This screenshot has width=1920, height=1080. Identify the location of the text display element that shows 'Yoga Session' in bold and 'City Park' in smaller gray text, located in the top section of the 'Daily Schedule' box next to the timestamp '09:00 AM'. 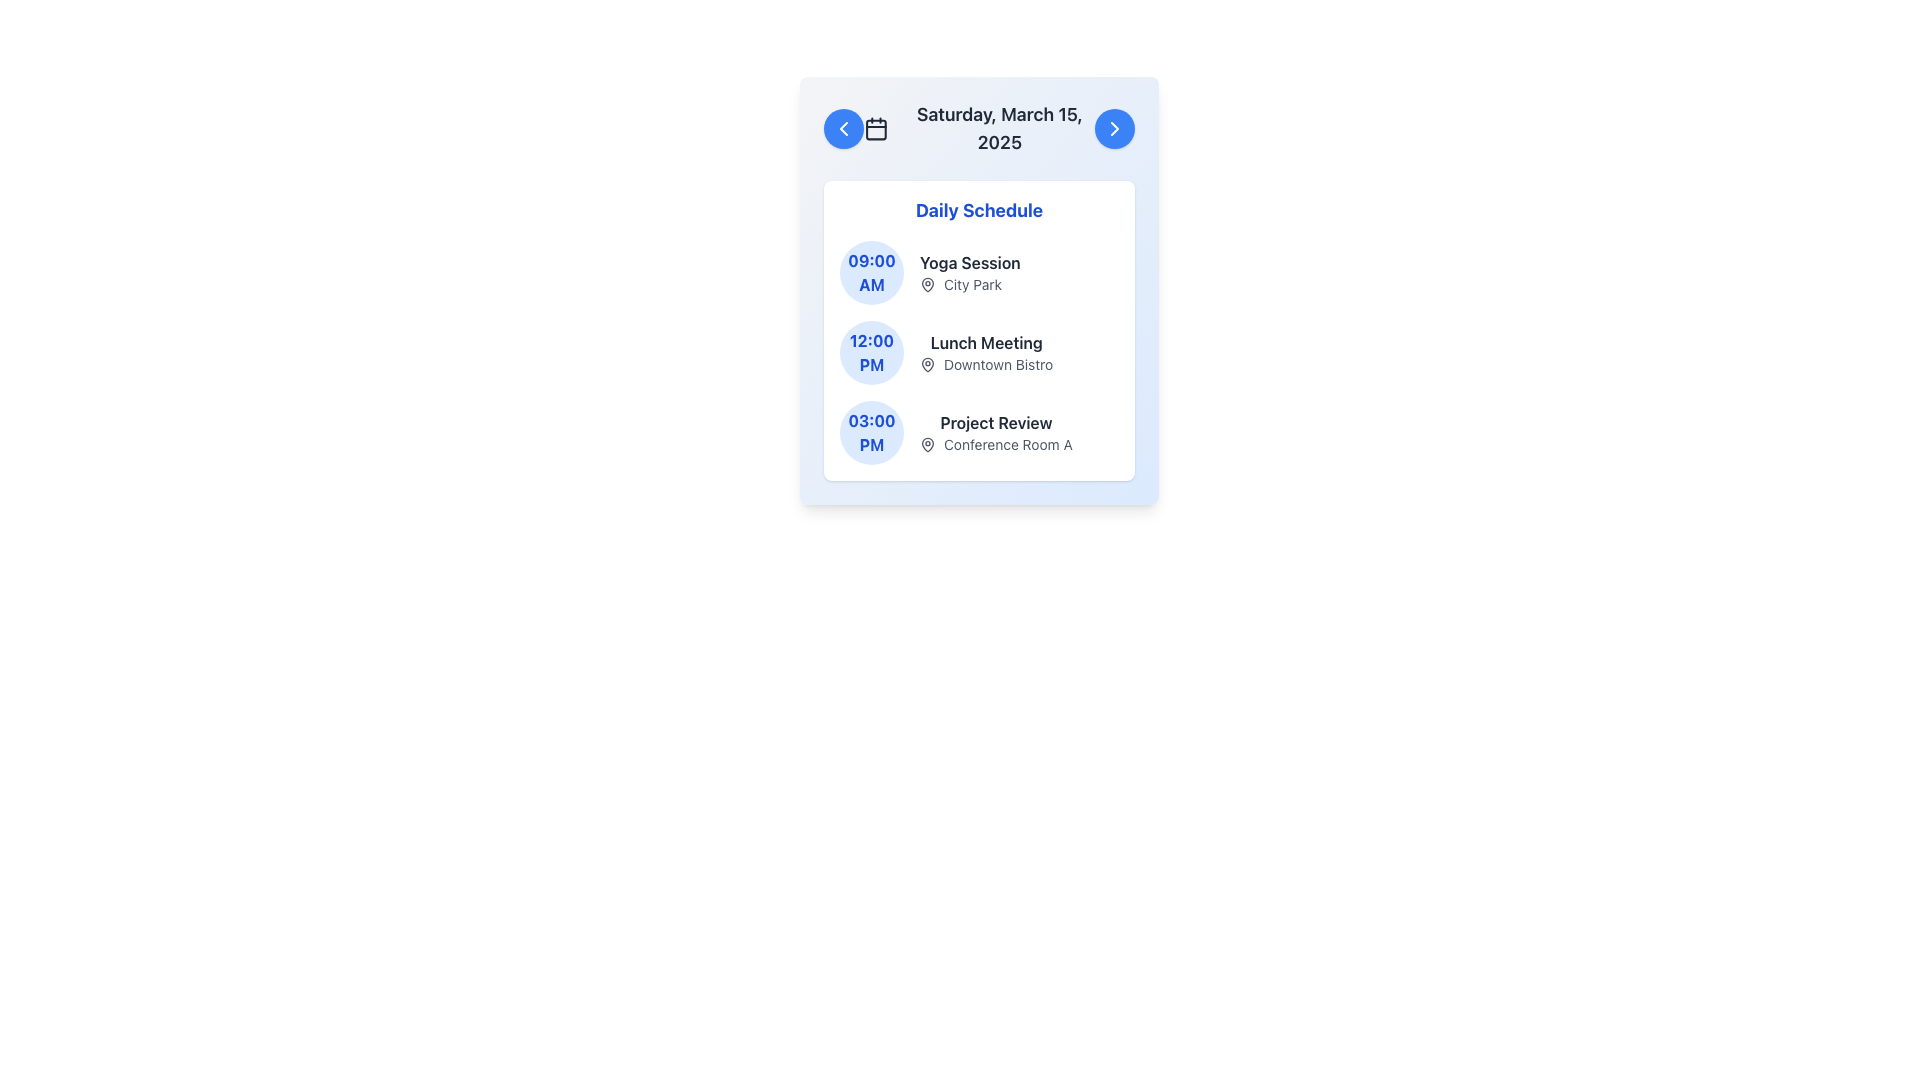
(970, 273).